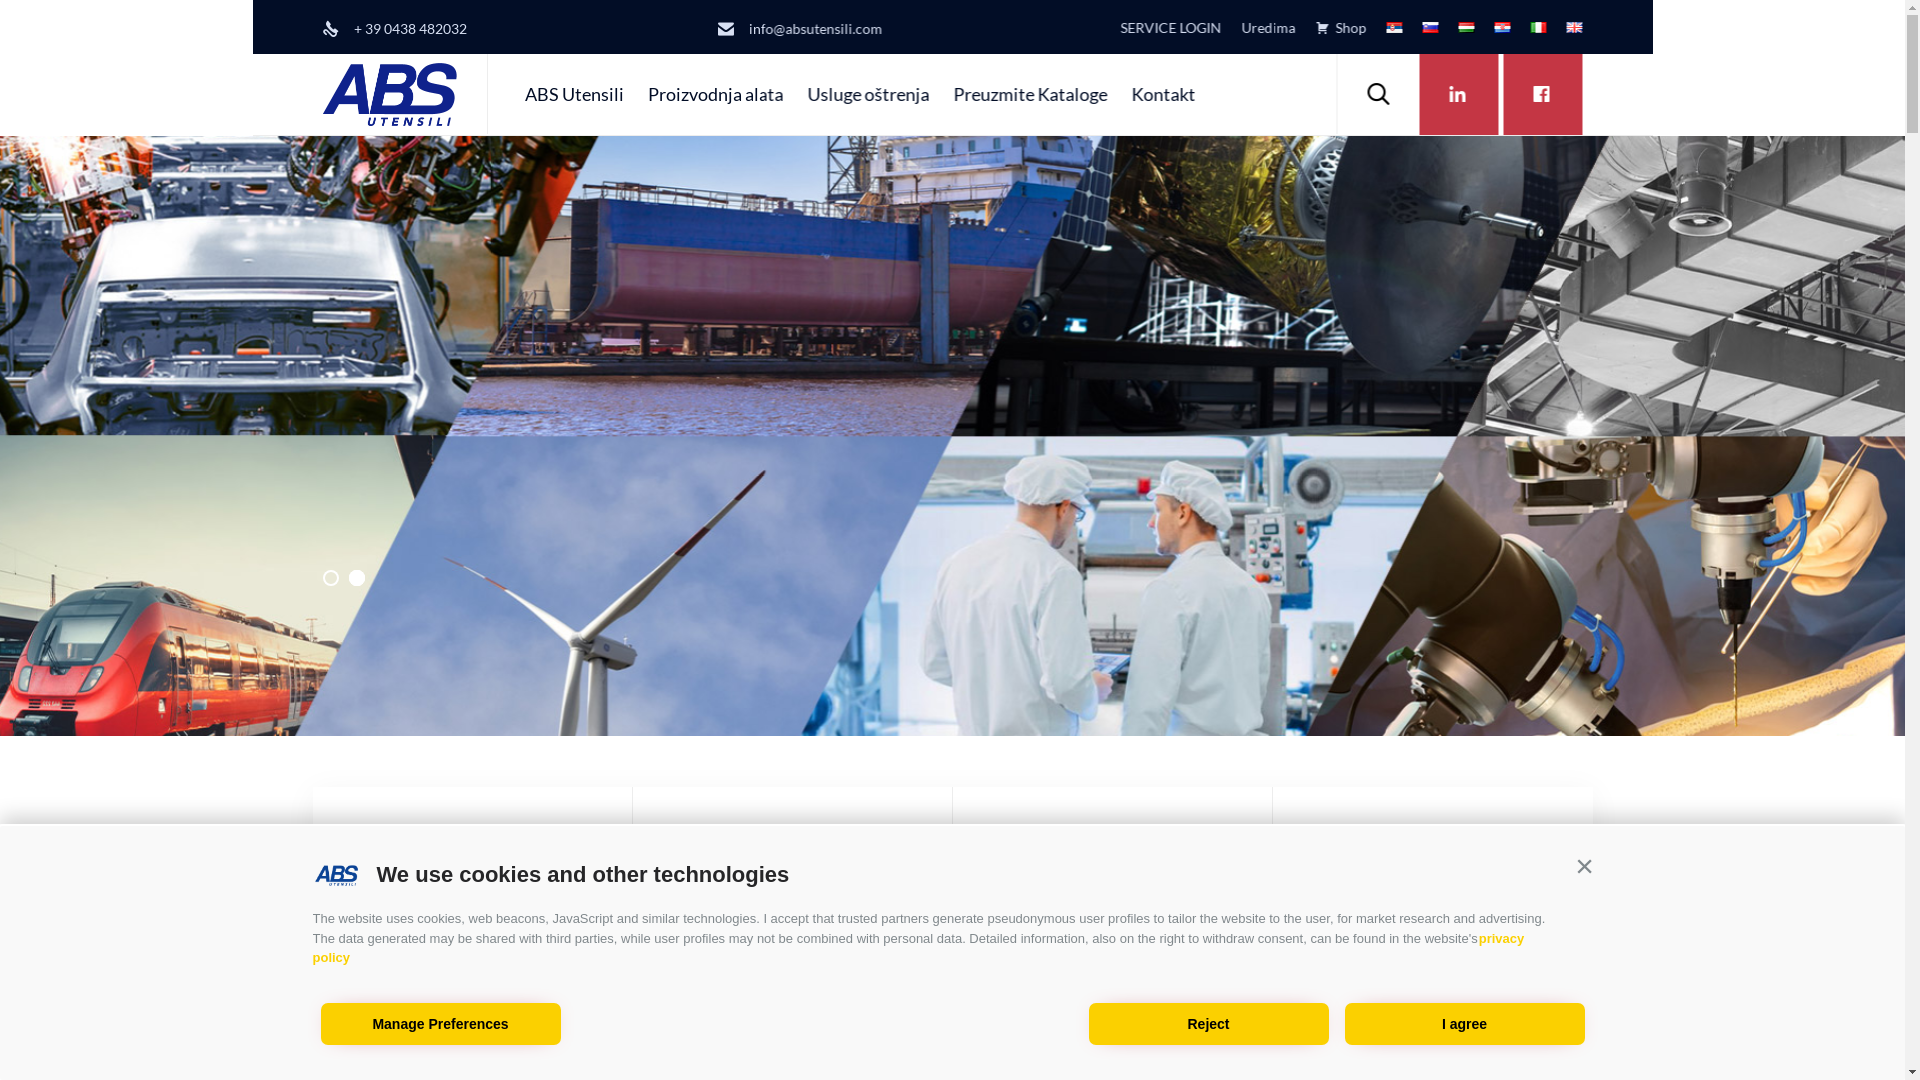 This screenshot has height=1080, width=1920. I want to click on '+ 39 0438 482032', so click(409, 28).